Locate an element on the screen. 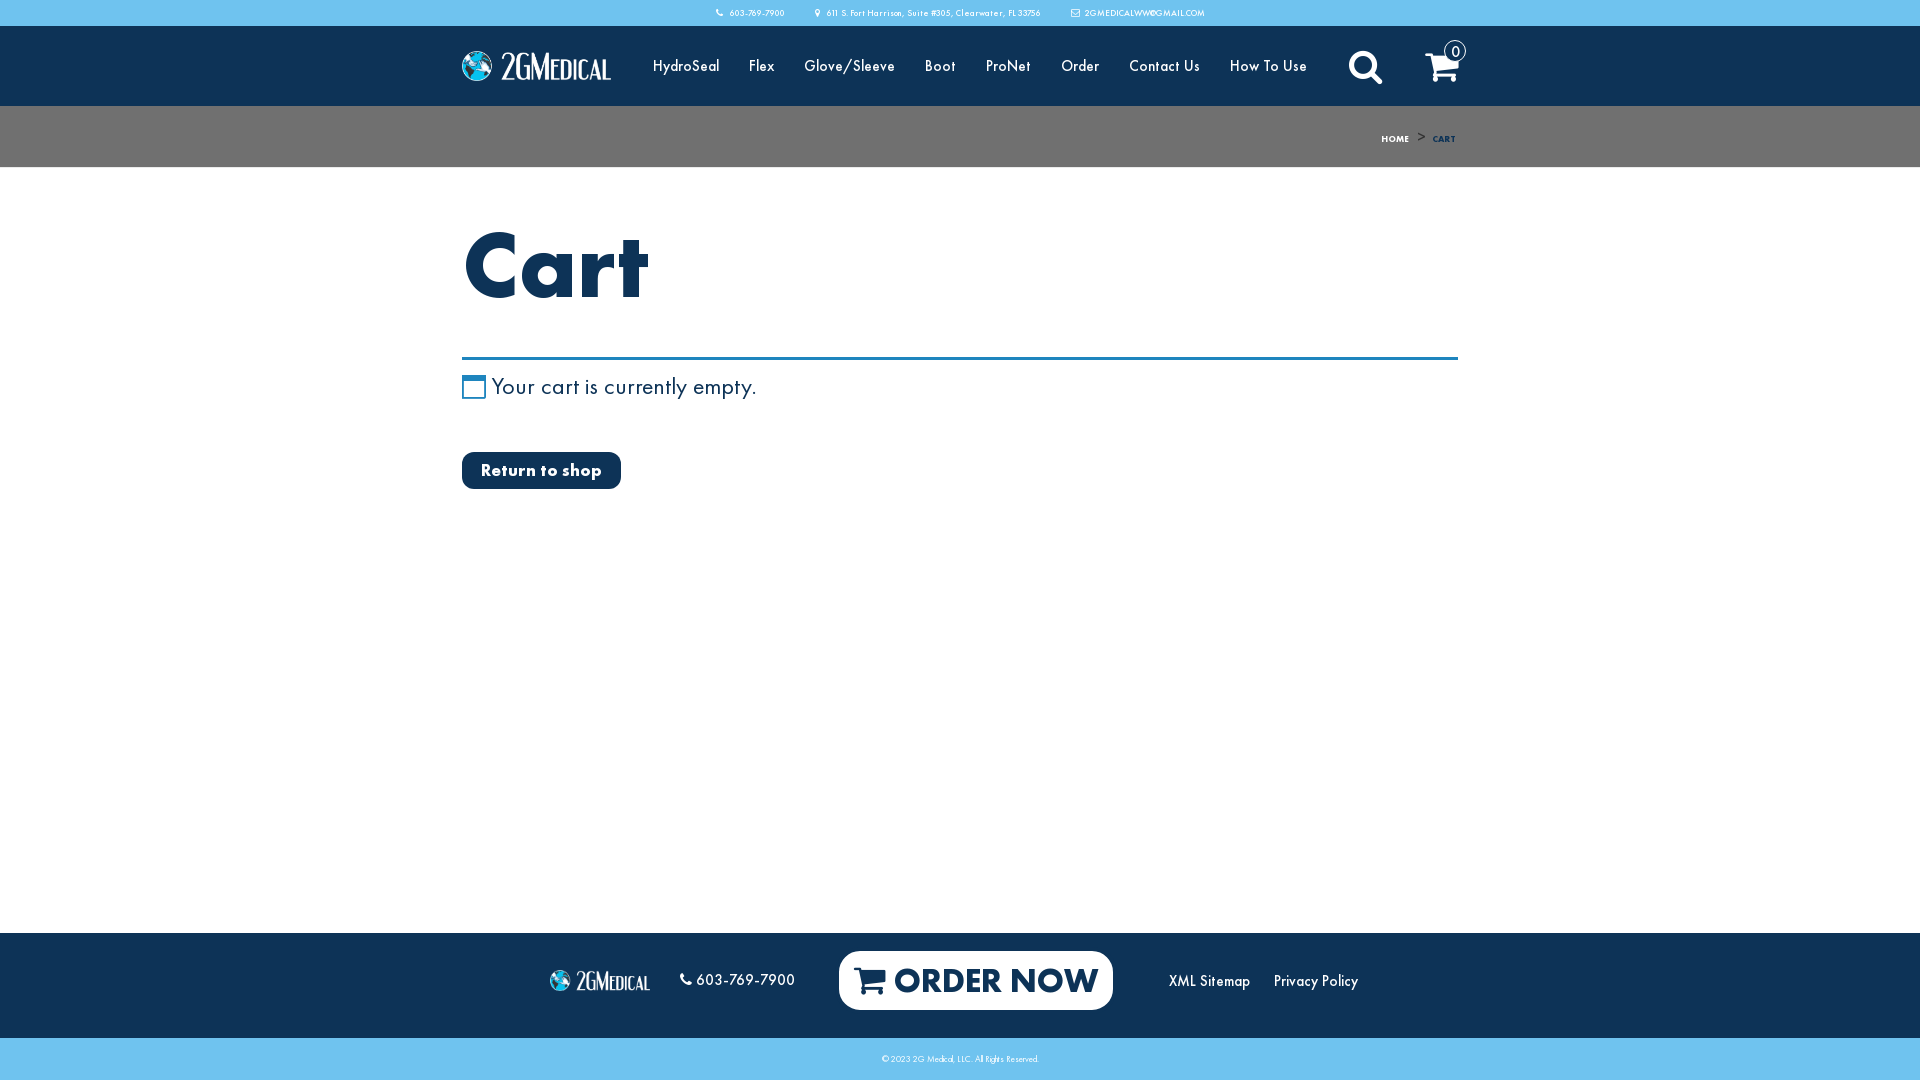 The width and height of the screenshot is (1920, 1080). 'Privacy Policy' is located at coordinates (1272, 979).